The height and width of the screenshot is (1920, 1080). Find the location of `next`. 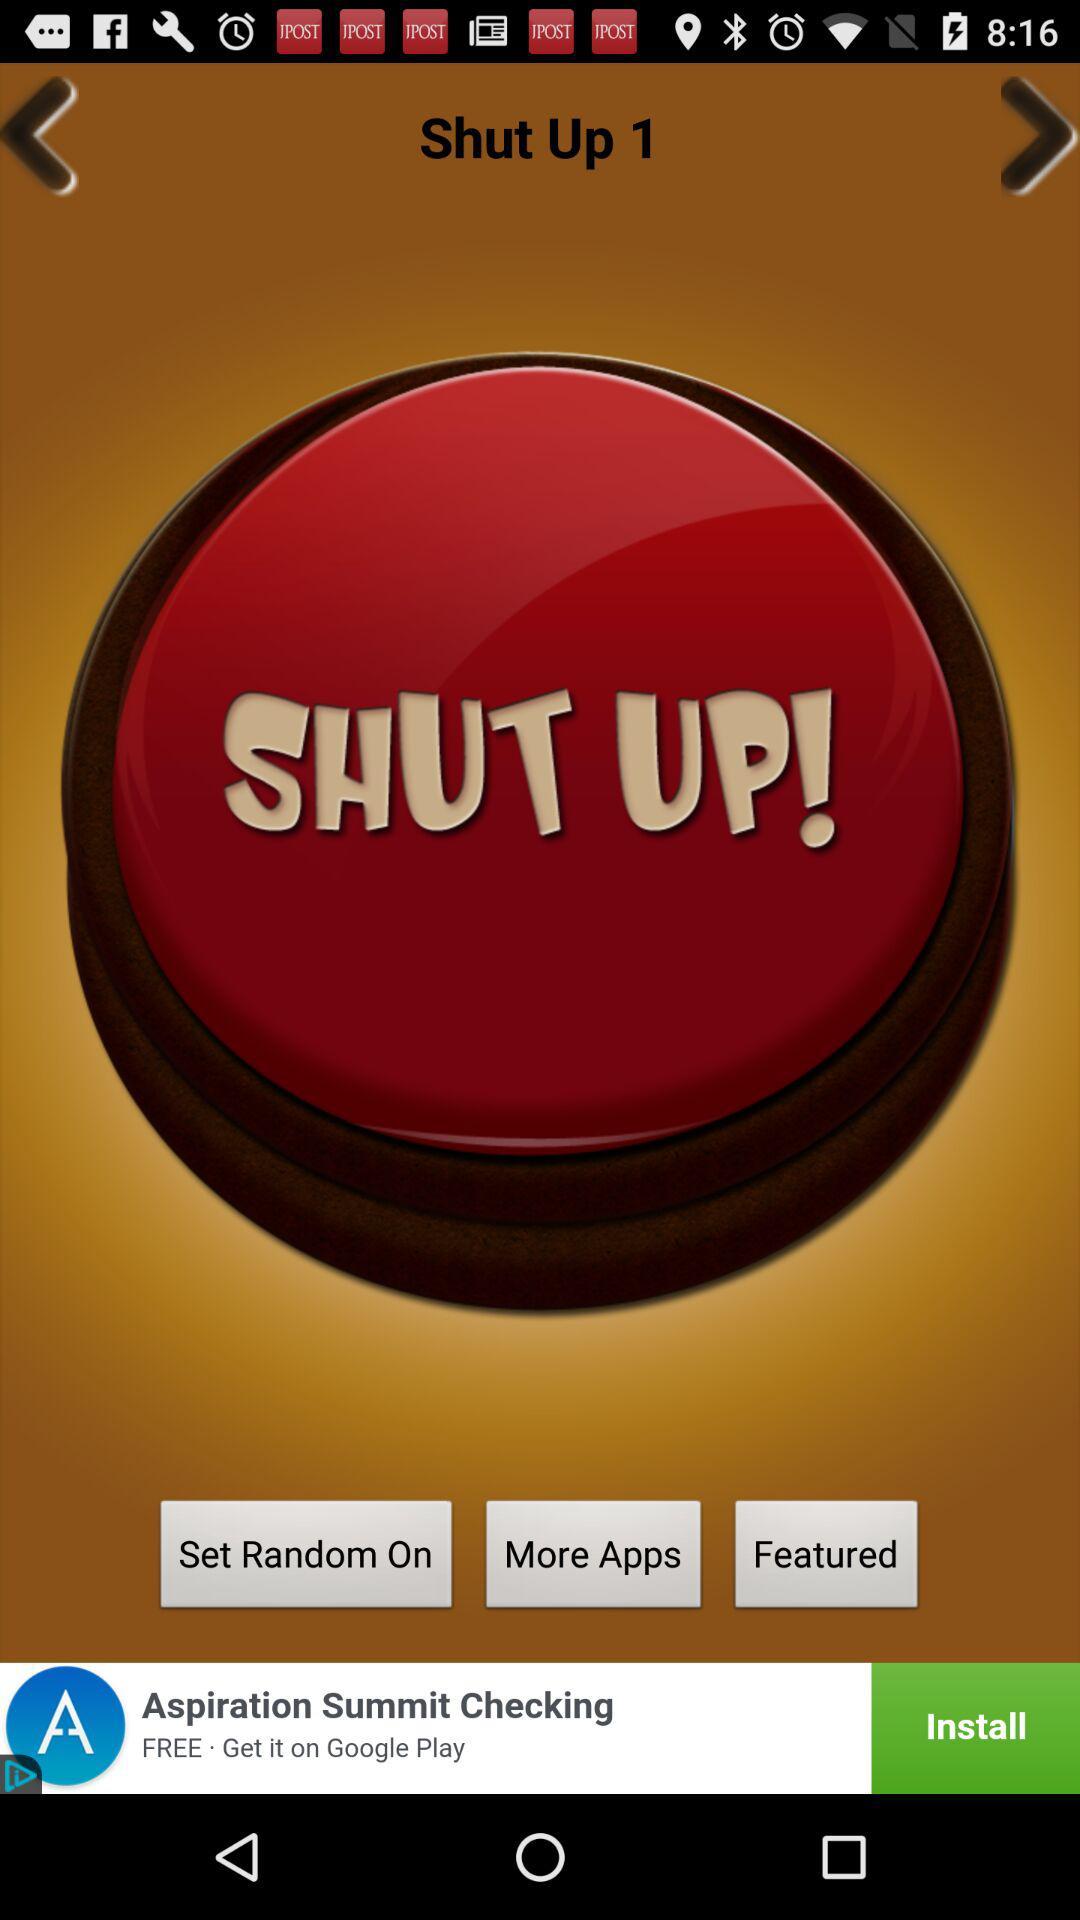

next is located at coordinates (1039, 135).